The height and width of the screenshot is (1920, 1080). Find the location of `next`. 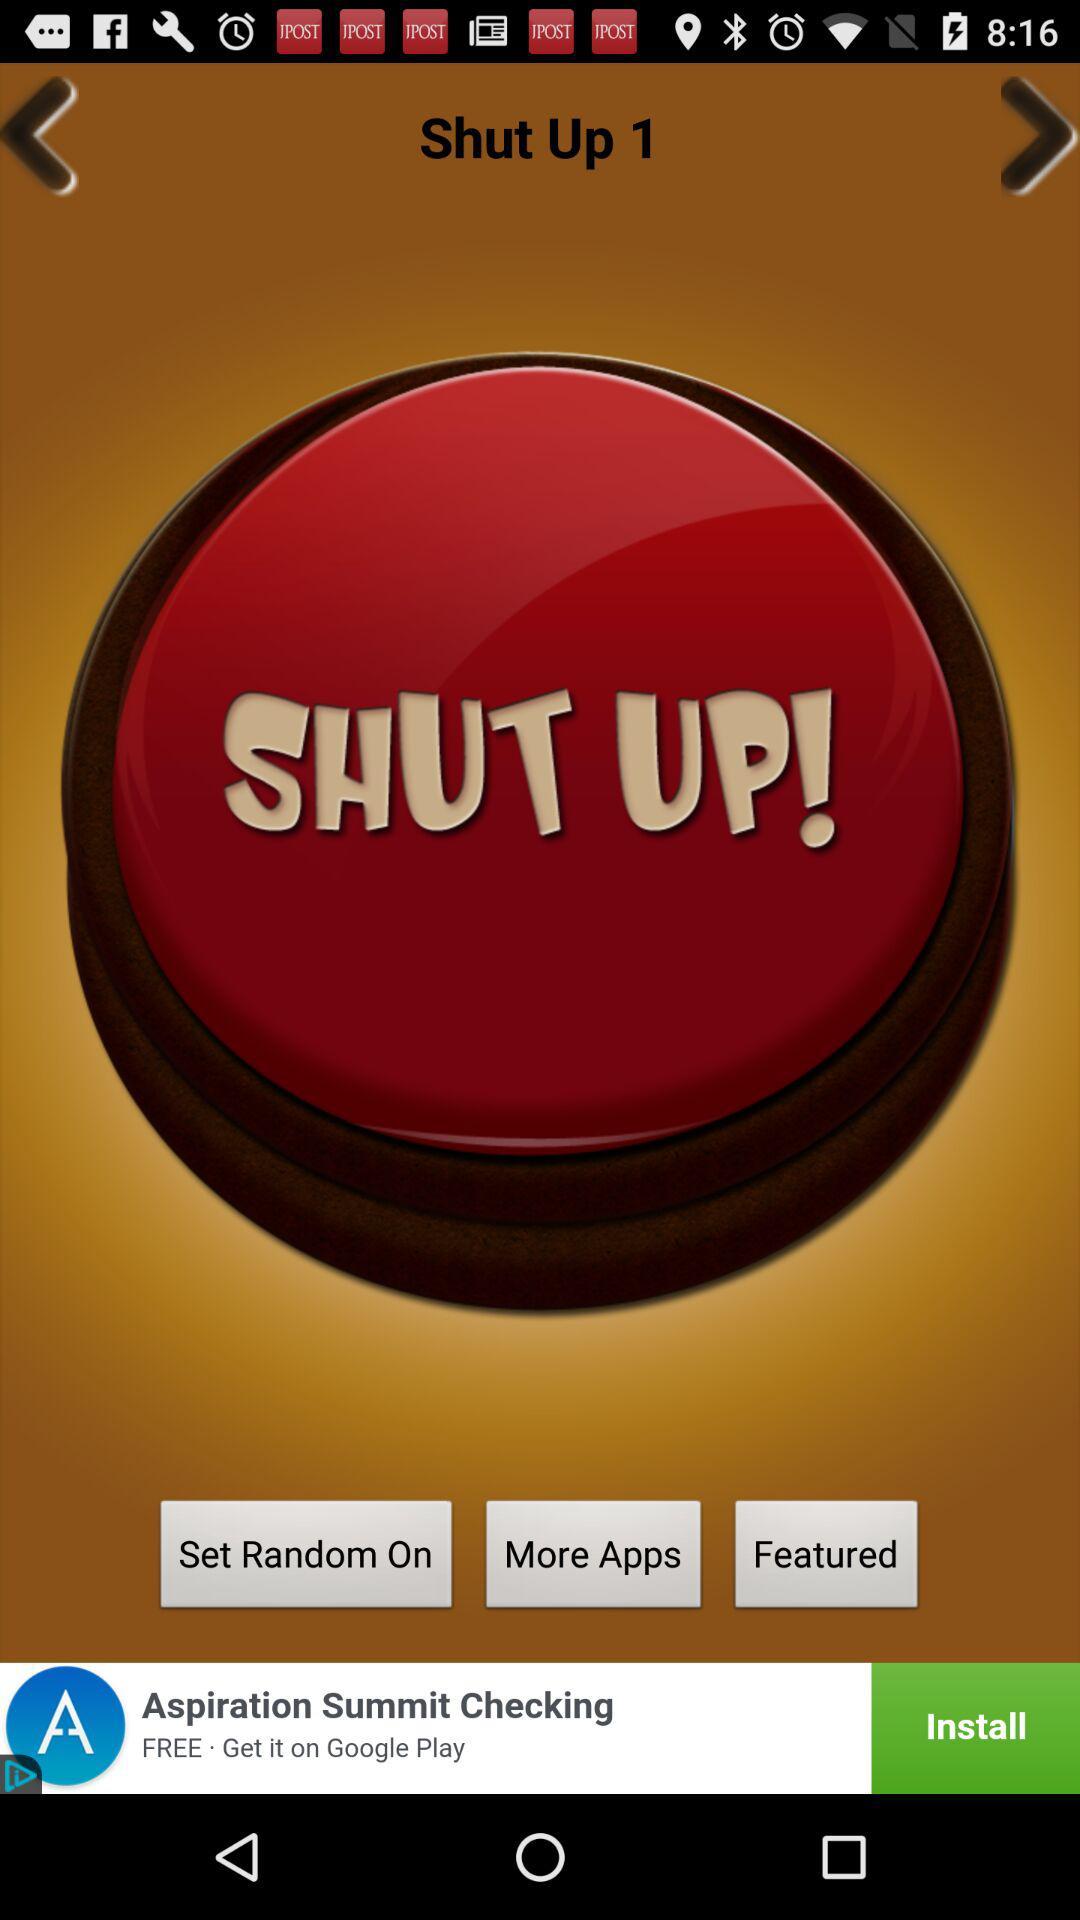

next is located at coordinates (1039, 135).